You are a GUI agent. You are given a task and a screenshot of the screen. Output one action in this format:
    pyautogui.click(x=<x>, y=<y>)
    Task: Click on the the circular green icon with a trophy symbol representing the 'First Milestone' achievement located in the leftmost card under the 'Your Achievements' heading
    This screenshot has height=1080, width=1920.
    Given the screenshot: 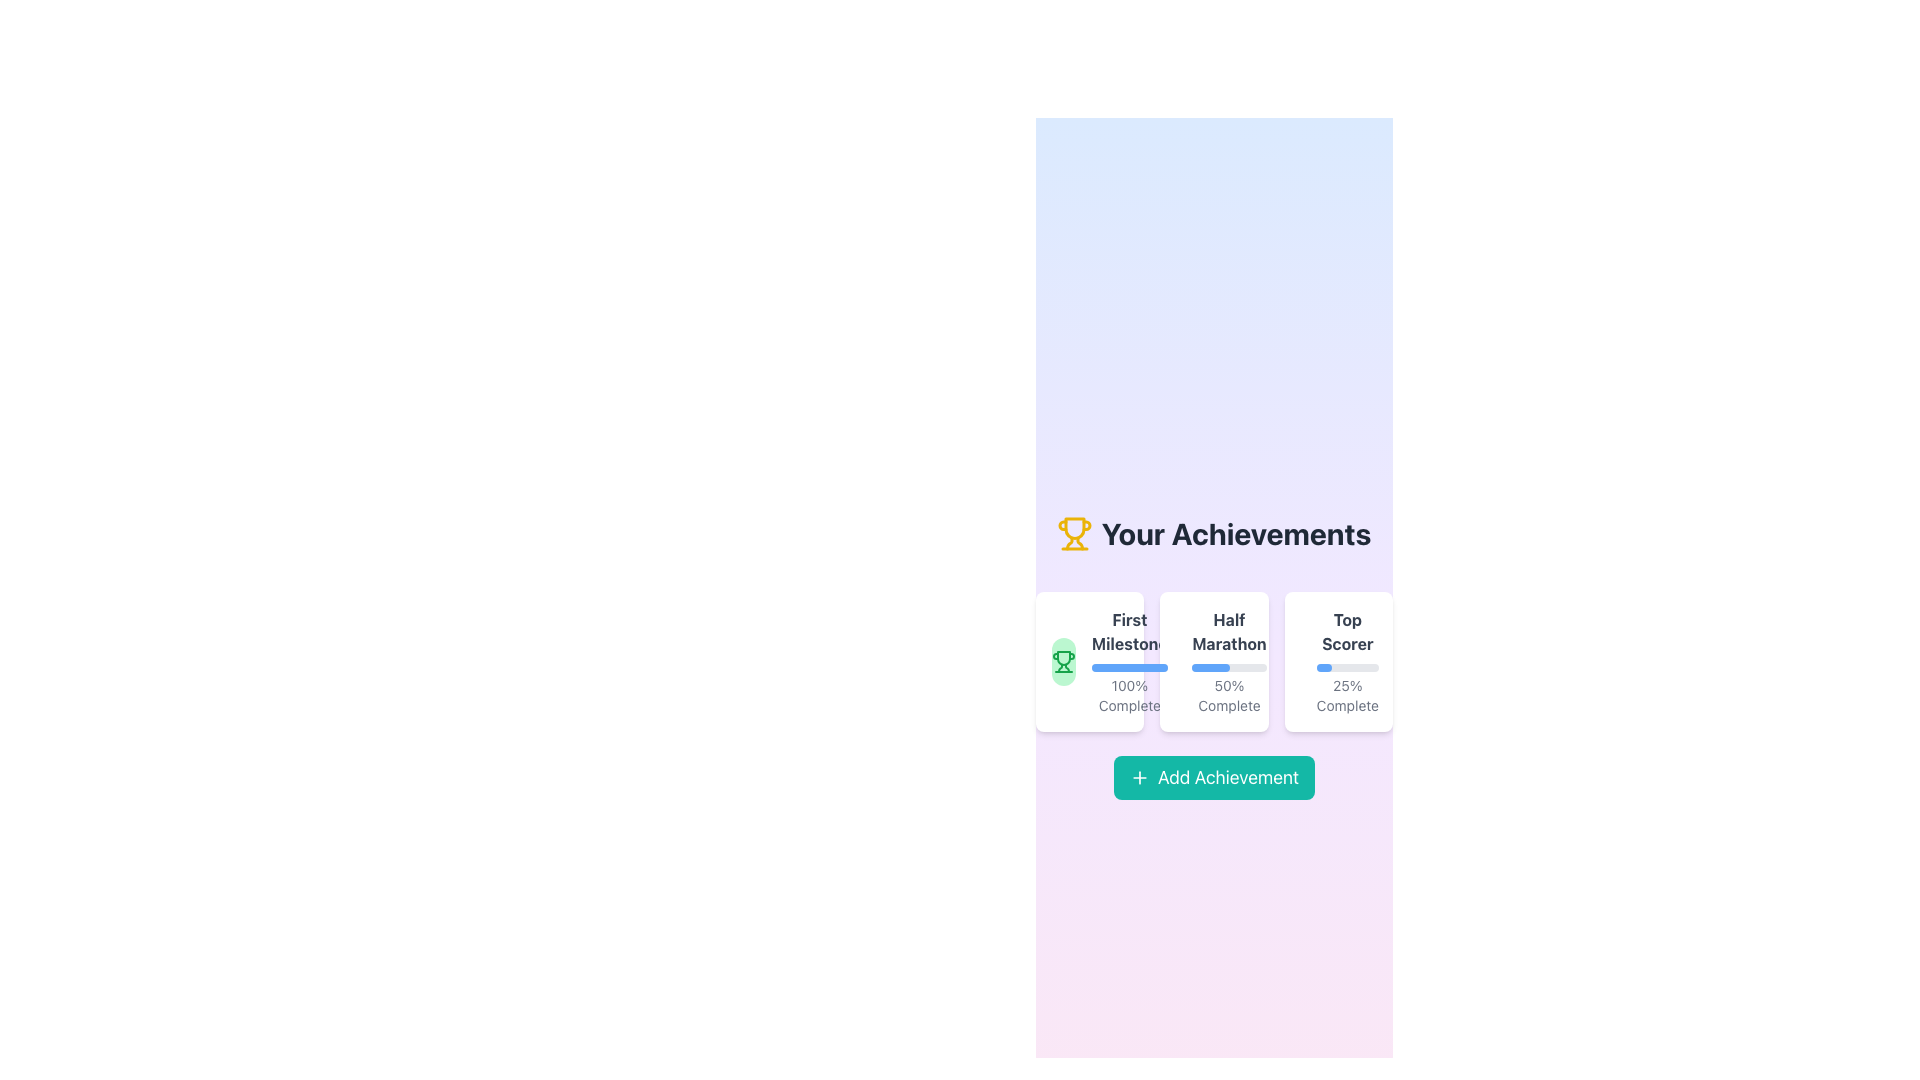 What is the action you would take?
    pyautogui.click(x=1063, y=662)
    